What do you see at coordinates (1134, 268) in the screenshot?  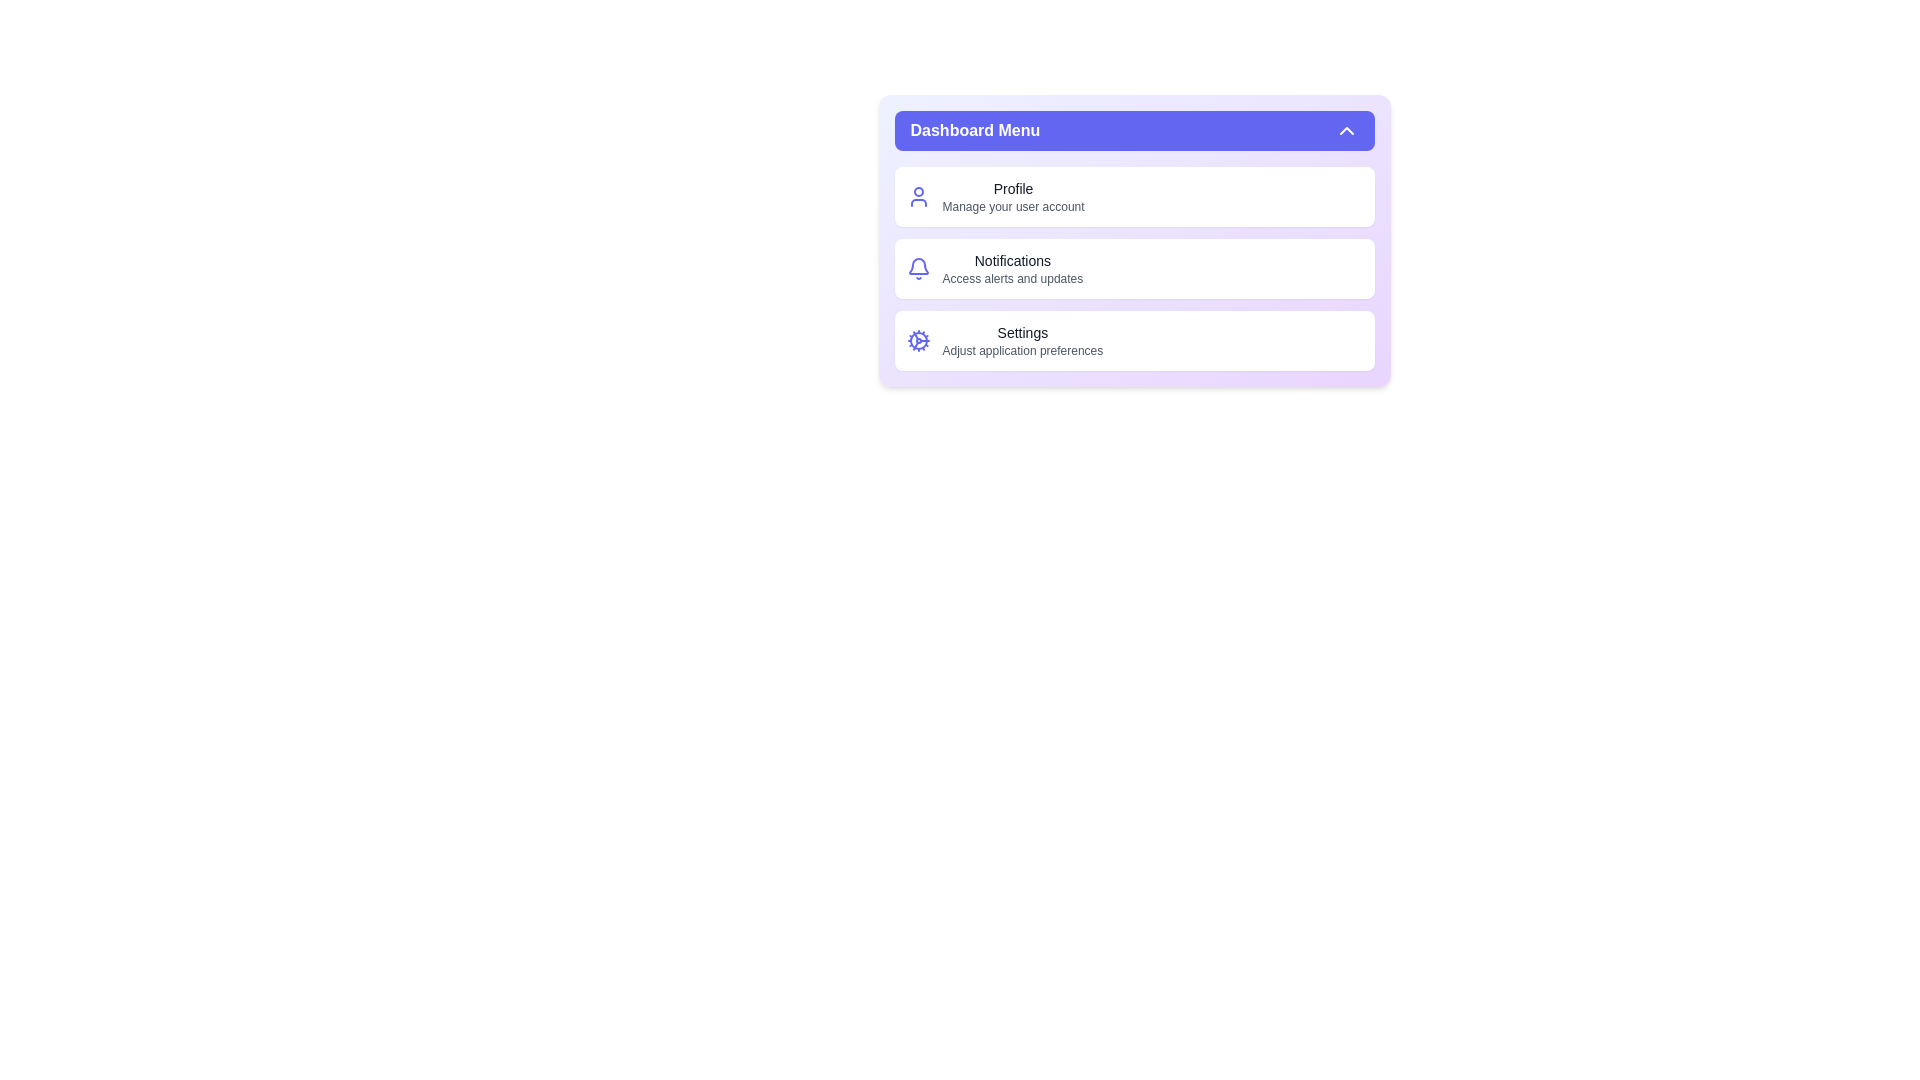 I see `the 'Notifications' section in the menu` at bounding box center [1134, 268].